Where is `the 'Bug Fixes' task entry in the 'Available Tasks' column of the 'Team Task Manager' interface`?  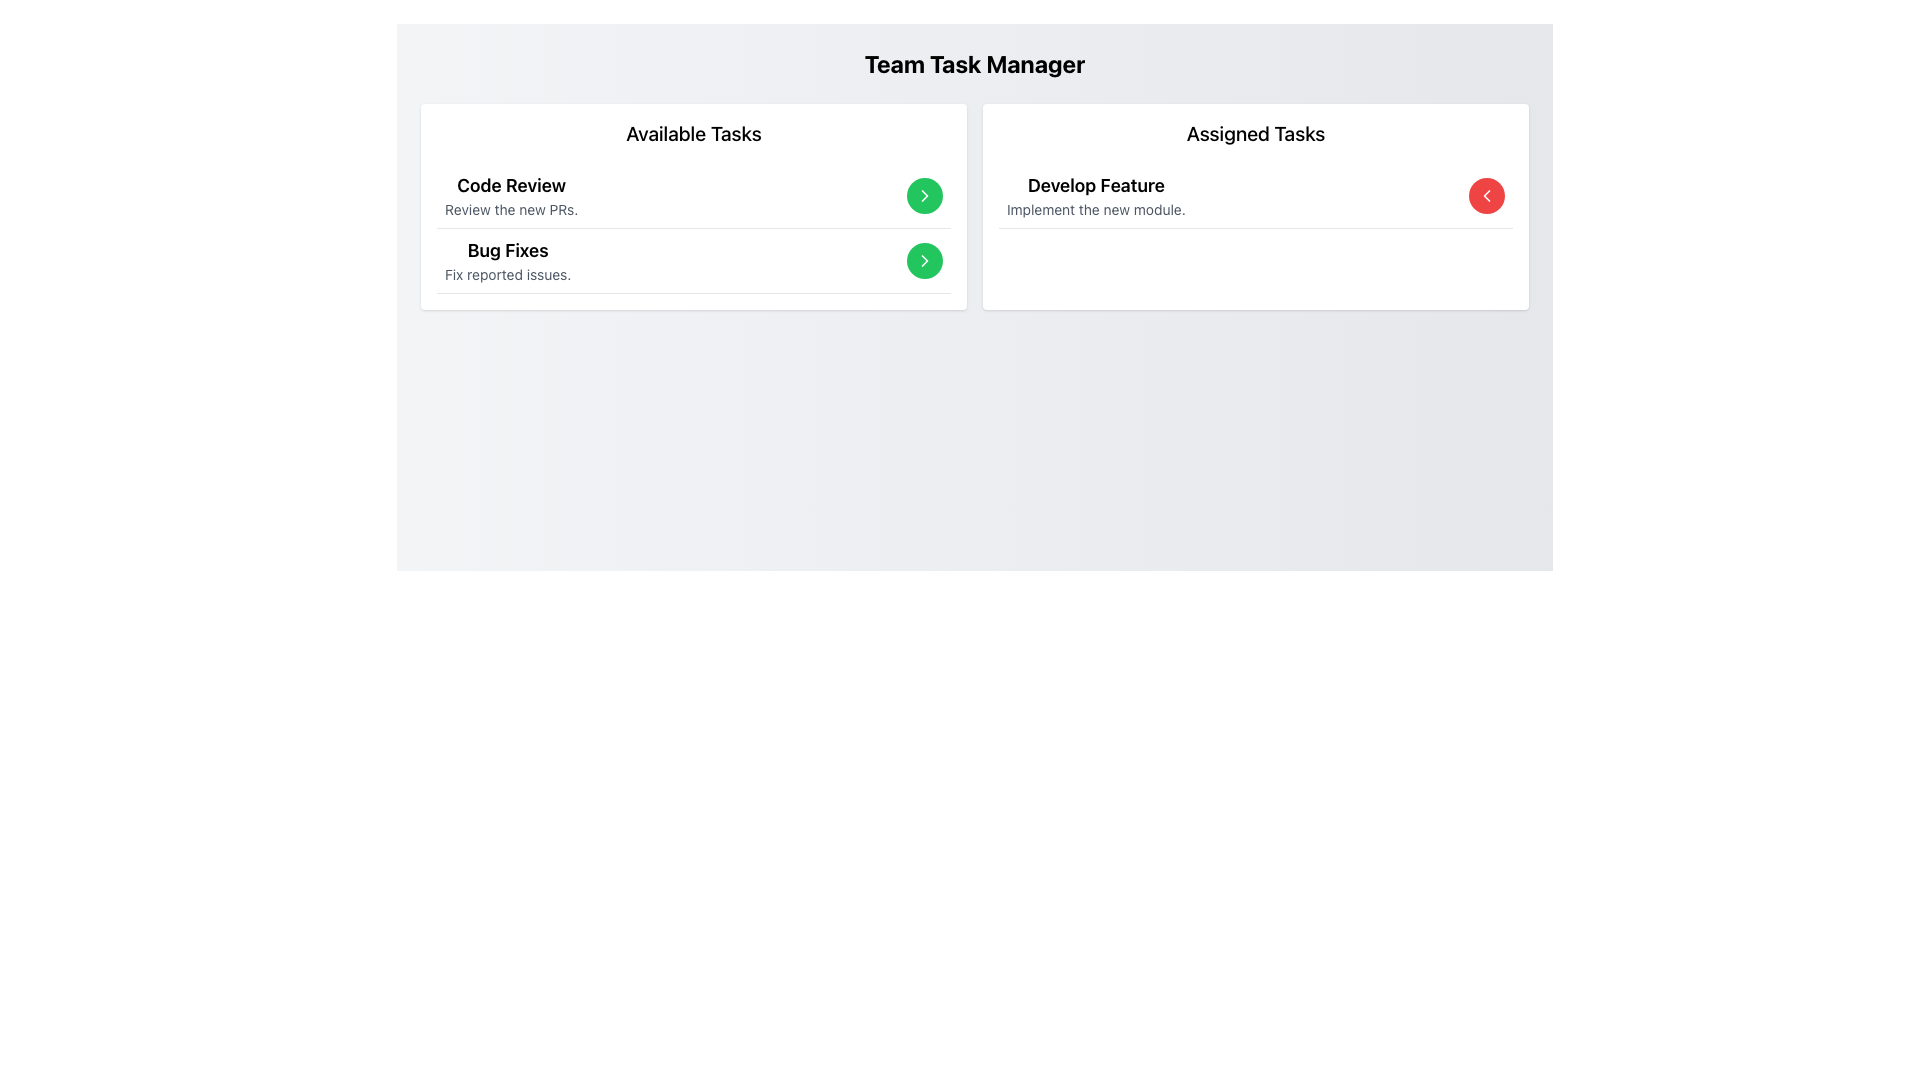 the 'Bug Fixes' task entry in the 'Available Tasks' column of the 'Team Task Manager' interface is located at coordinates (508, 260).